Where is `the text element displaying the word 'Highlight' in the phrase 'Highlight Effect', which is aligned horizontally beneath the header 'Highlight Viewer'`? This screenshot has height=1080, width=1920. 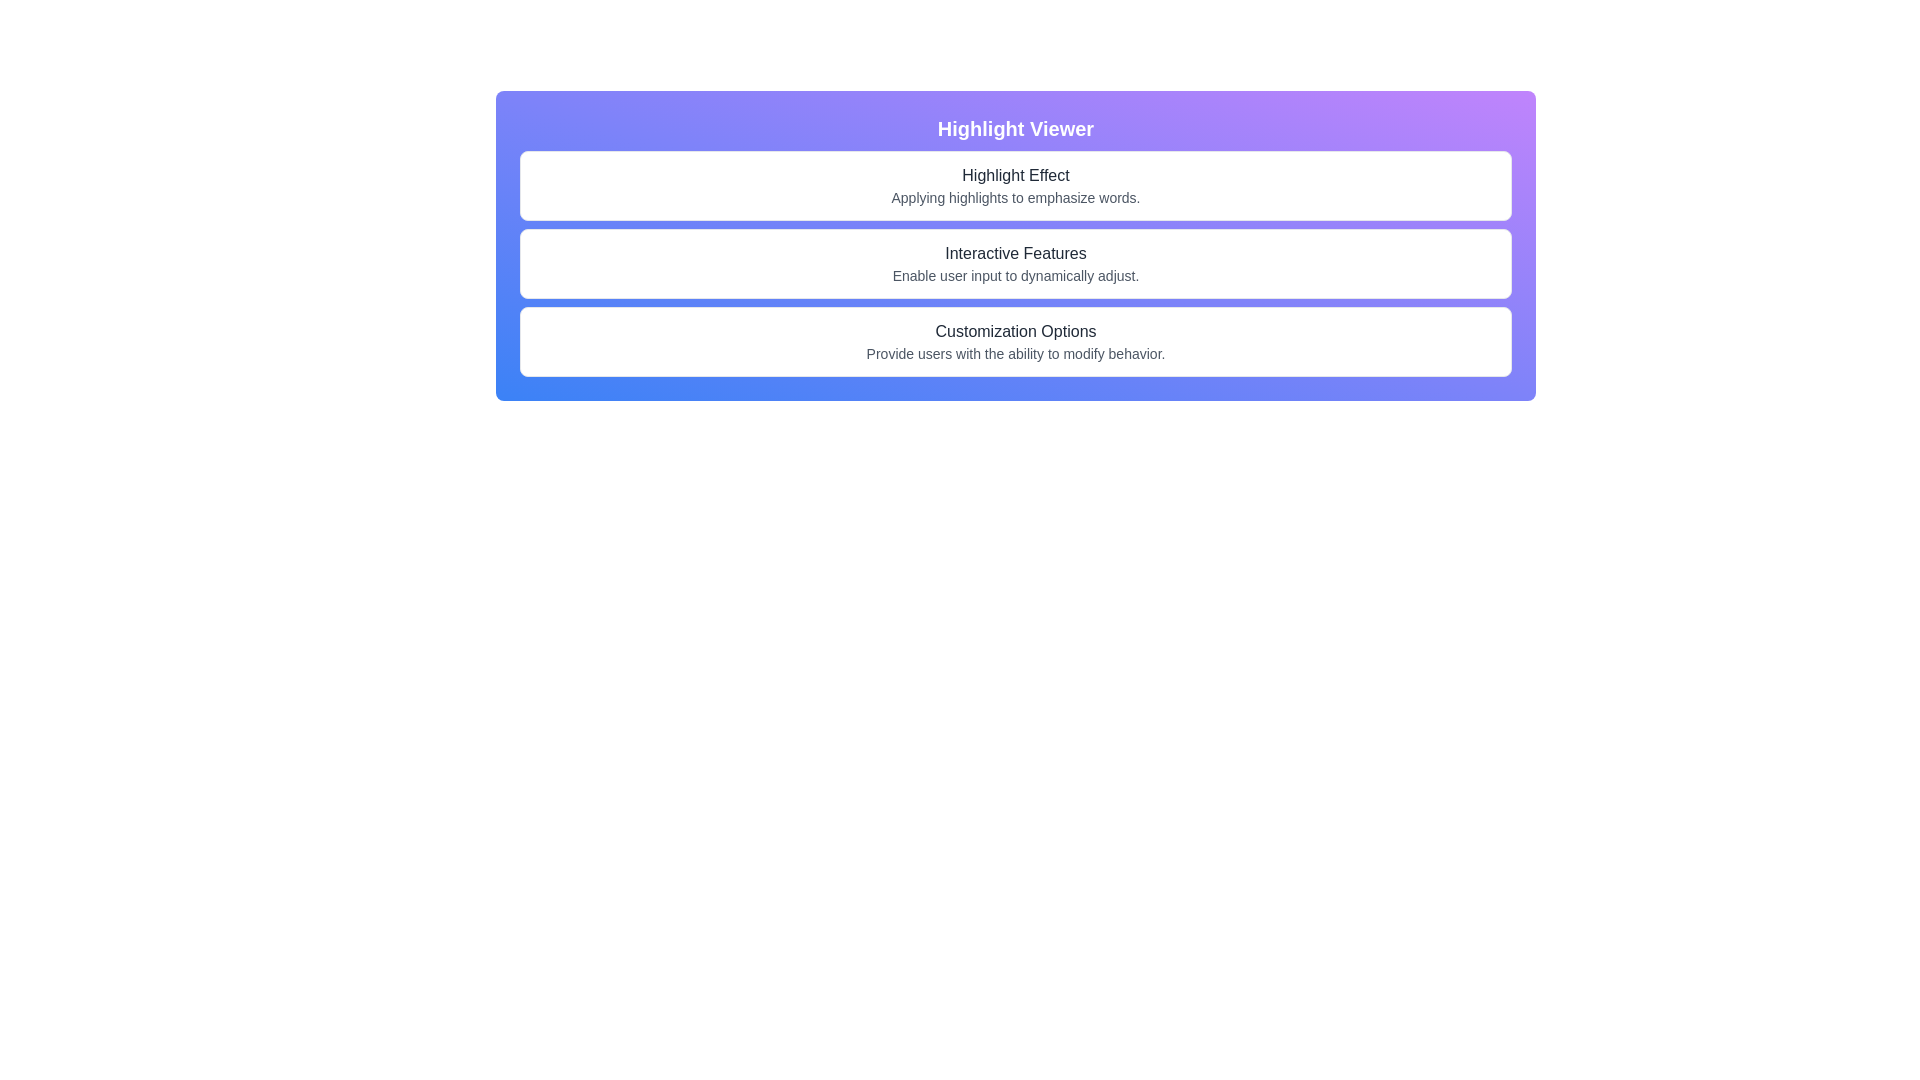
the text element displaying the word 'Highlight' in the phrase 'Highlight Effect', which is aligned horizontally beneath the header 'Highlight Viewer' is located at coordinates (1006, 174).